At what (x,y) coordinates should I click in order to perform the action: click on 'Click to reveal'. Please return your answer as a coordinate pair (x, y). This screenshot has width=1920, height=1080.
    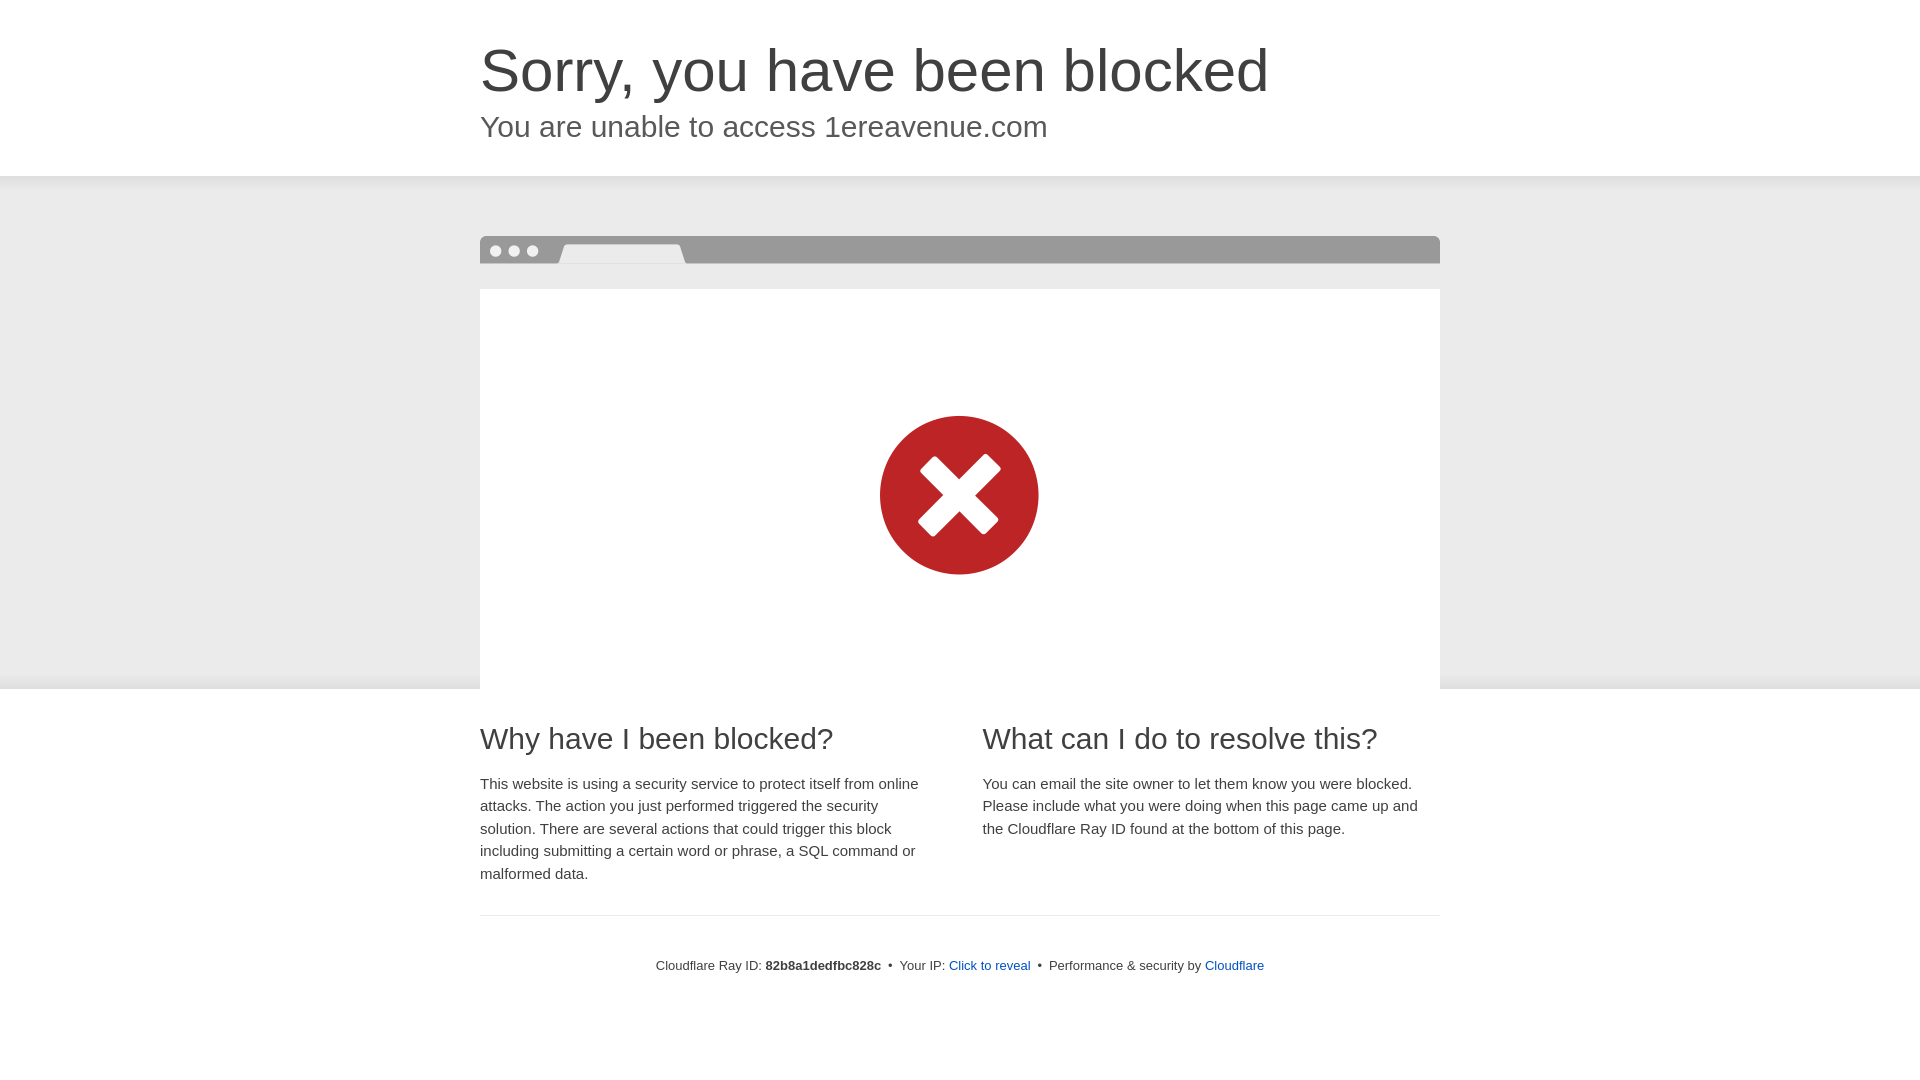
    Looking at the image, I should click on (989, 964).